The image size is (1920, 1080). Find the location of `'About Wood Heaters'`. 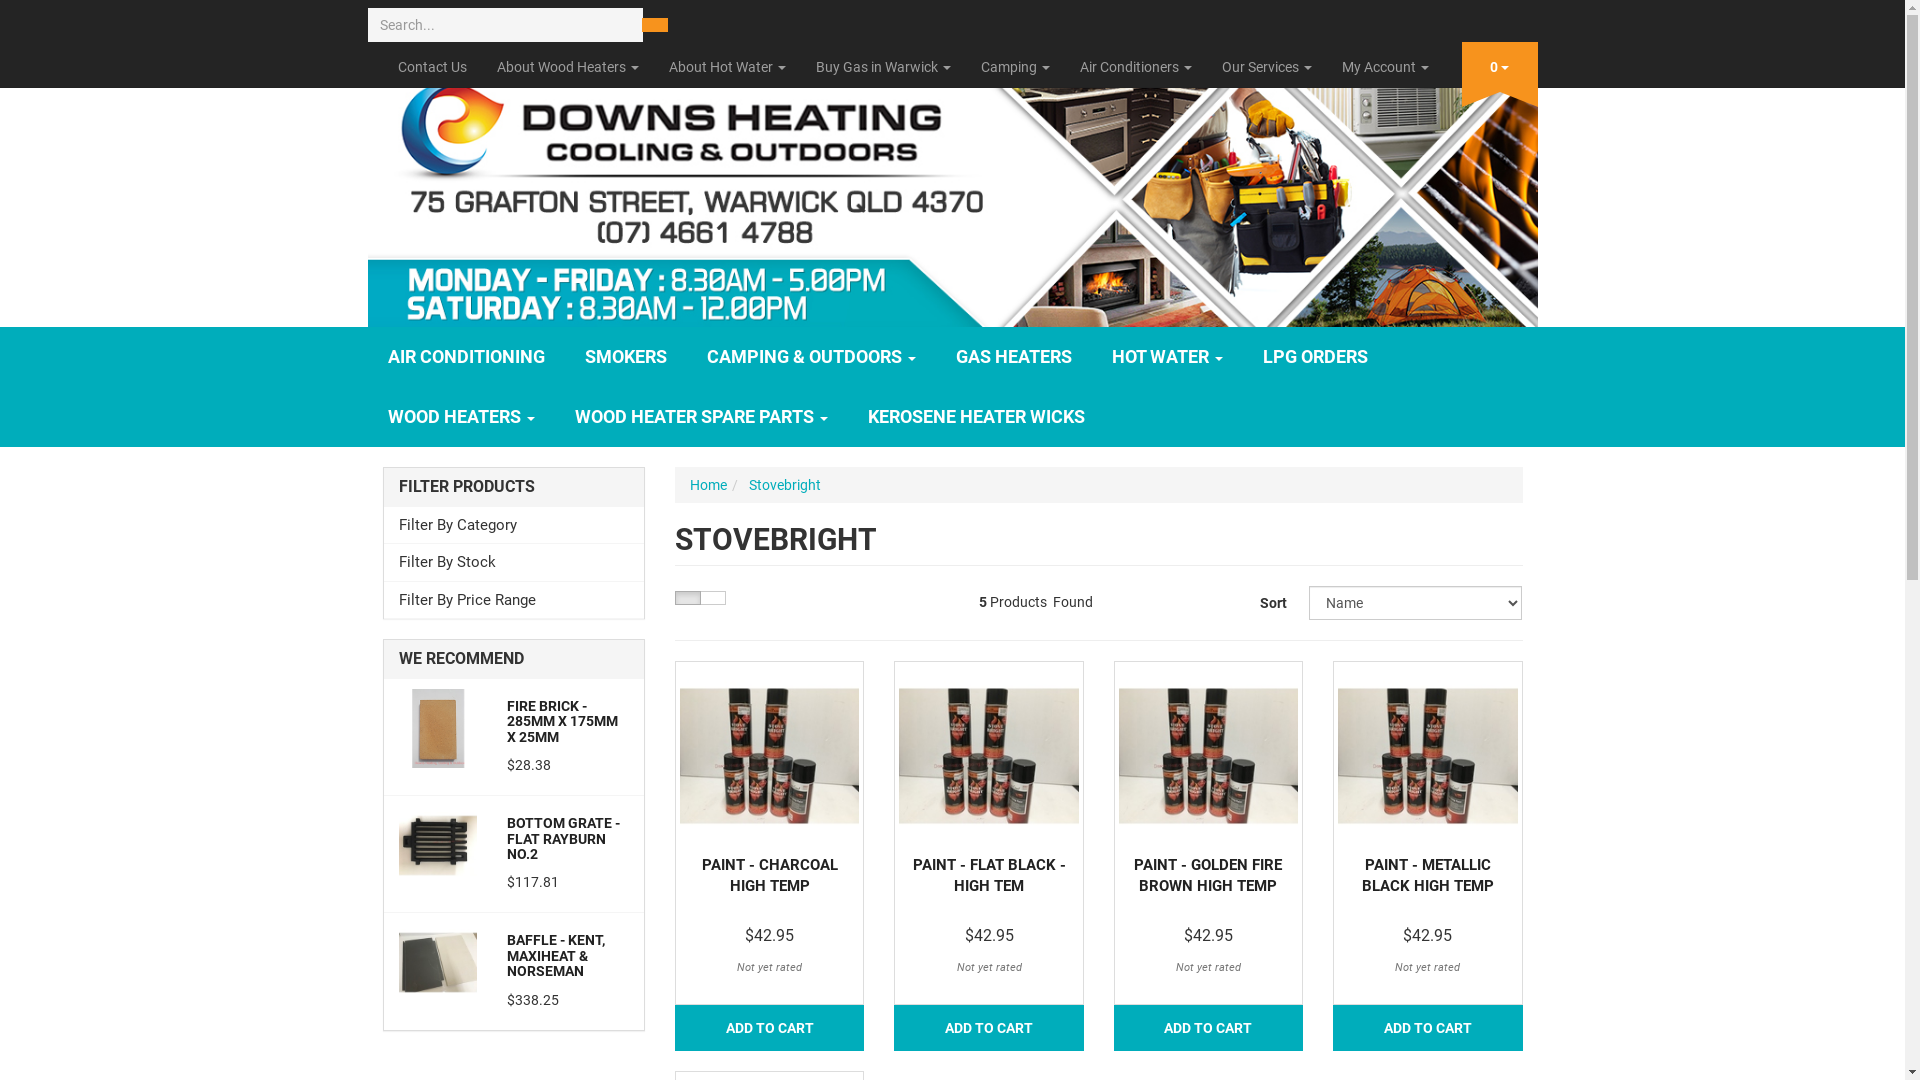

'About Wood Heaters' is located at coordinates (566, 65).